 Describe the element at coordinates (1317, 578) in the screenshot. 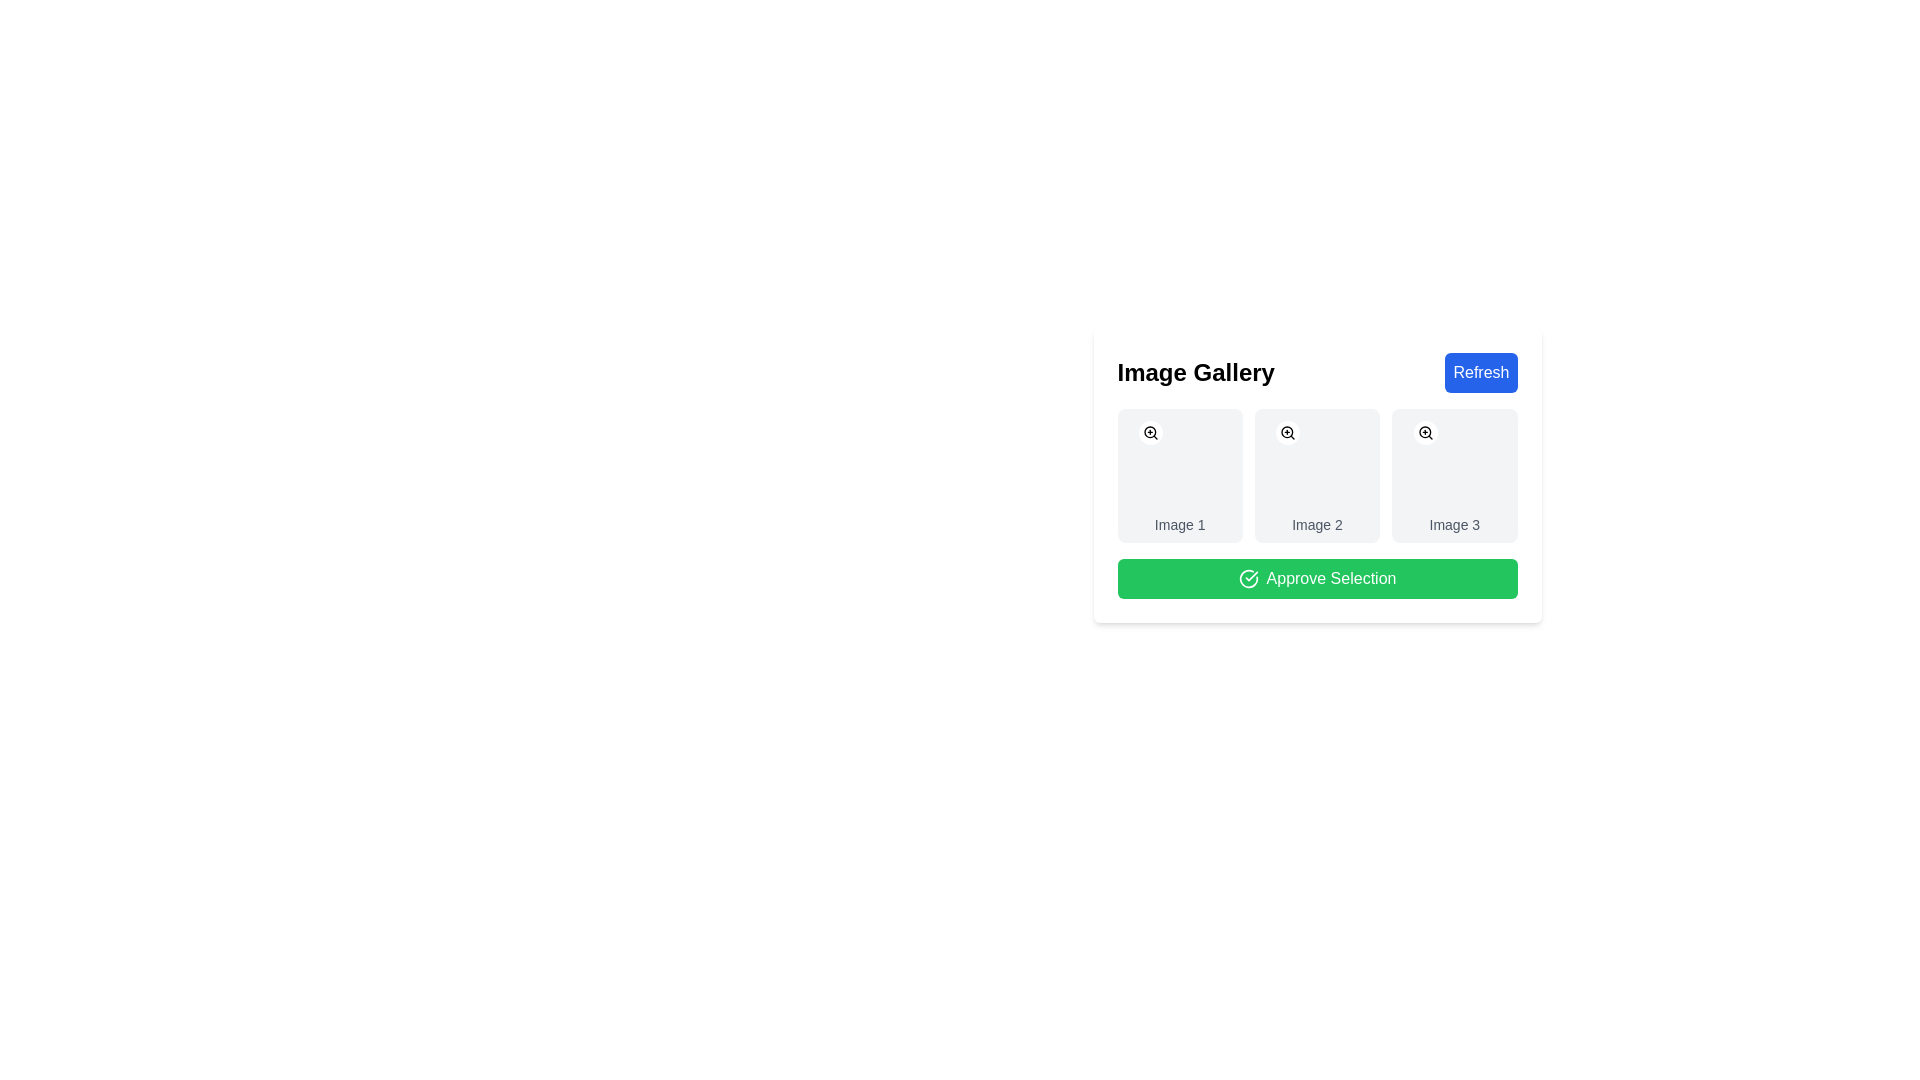

I see `the green button labeled 'Approve Selection' located at the bottom of the 'Image Gallery' panel` at that location.